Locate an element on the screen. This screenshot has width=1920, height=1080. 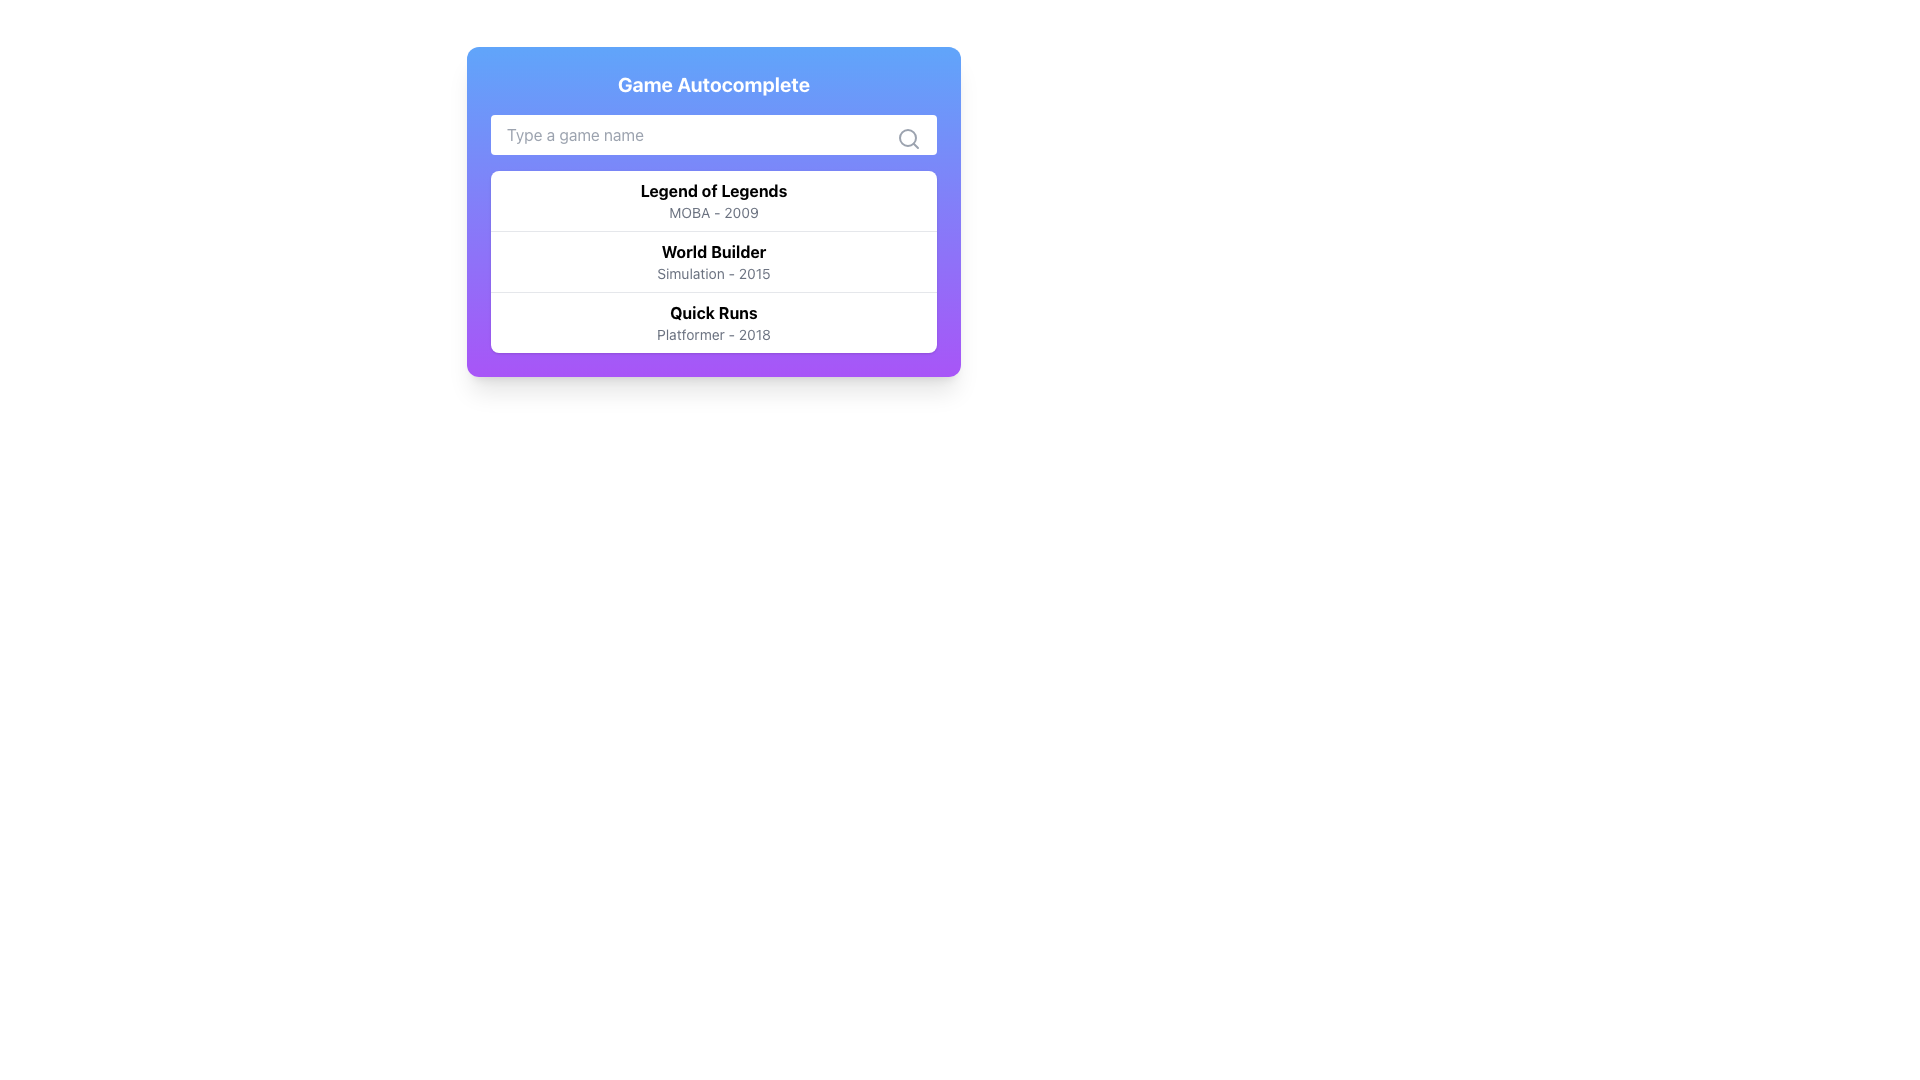
the text label displaying 'MOBA - 2009', which is positioned below the bold title 'Legend of Legends' is located at coordinates (714, 212).